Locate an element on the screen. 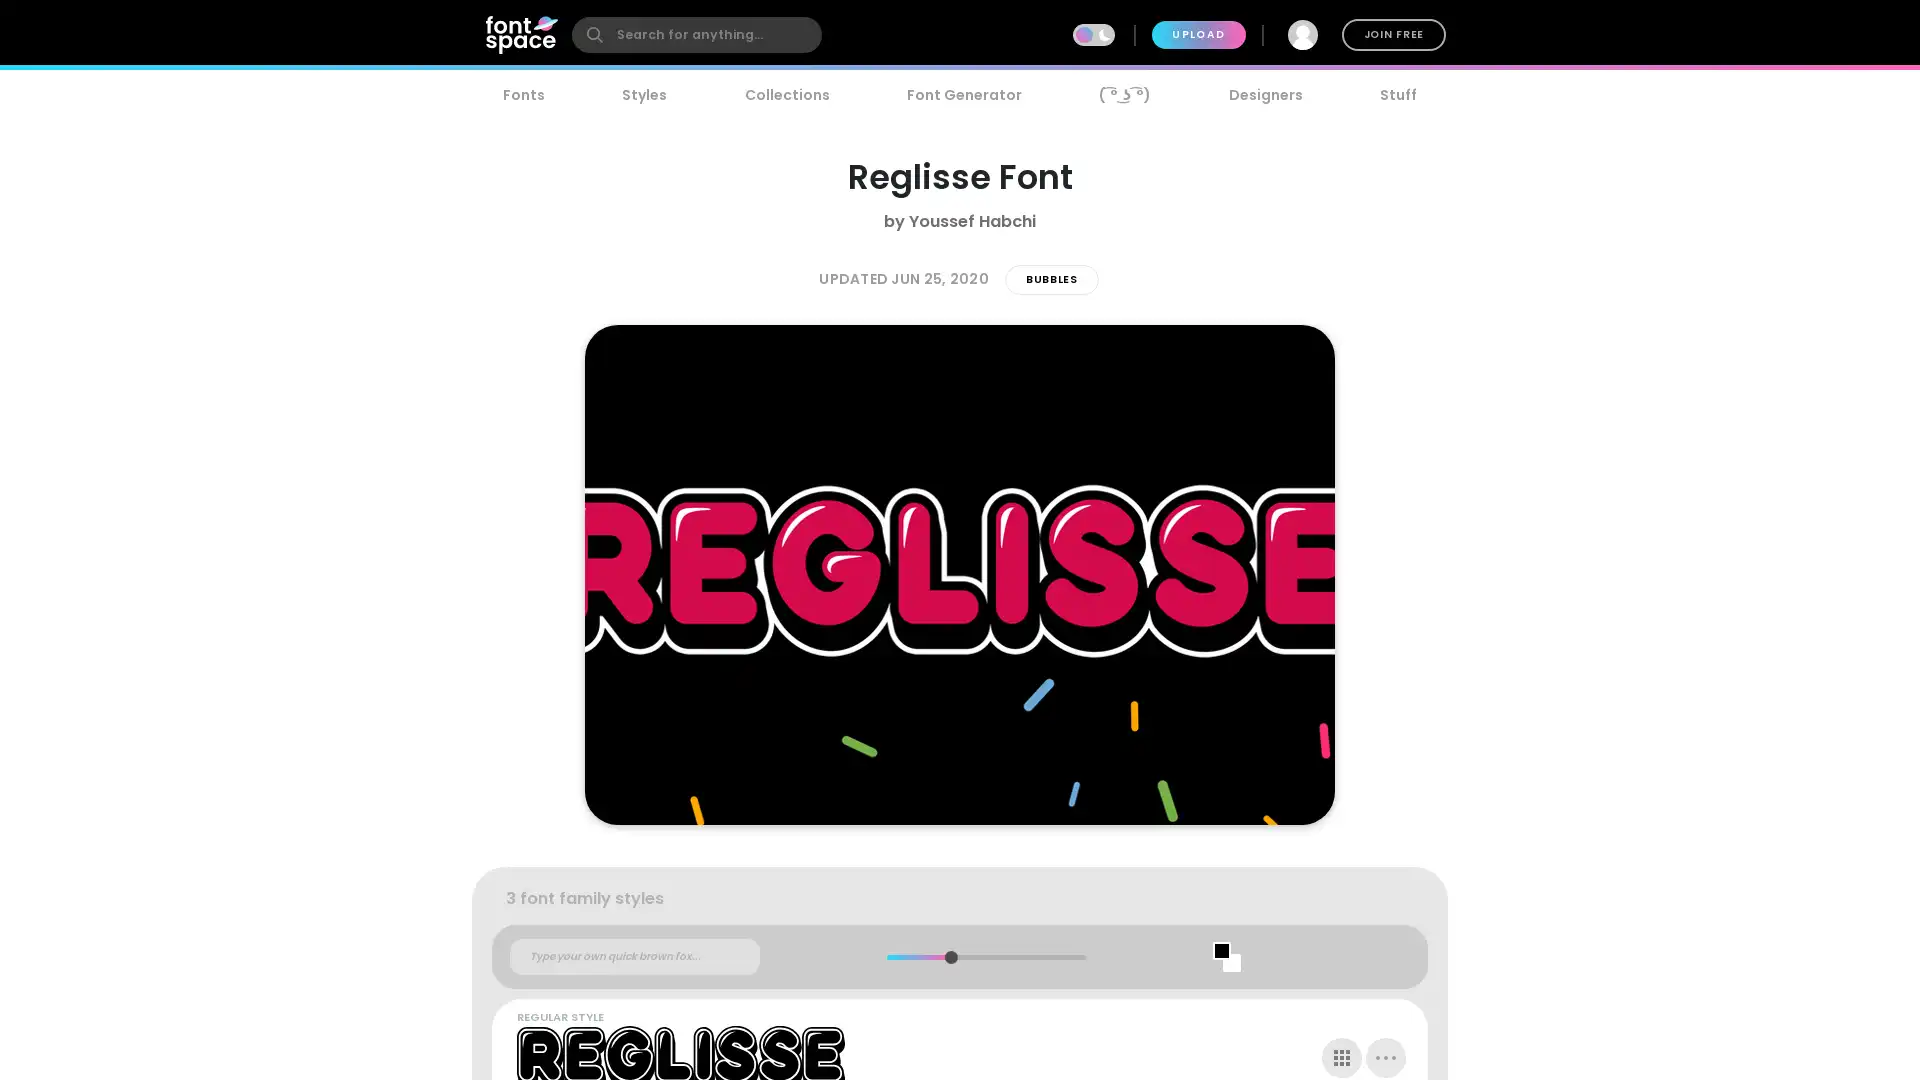 The height and width of the screenshot is (1080, 1920). JOIN FREE is located at coordinates (1392, 34).